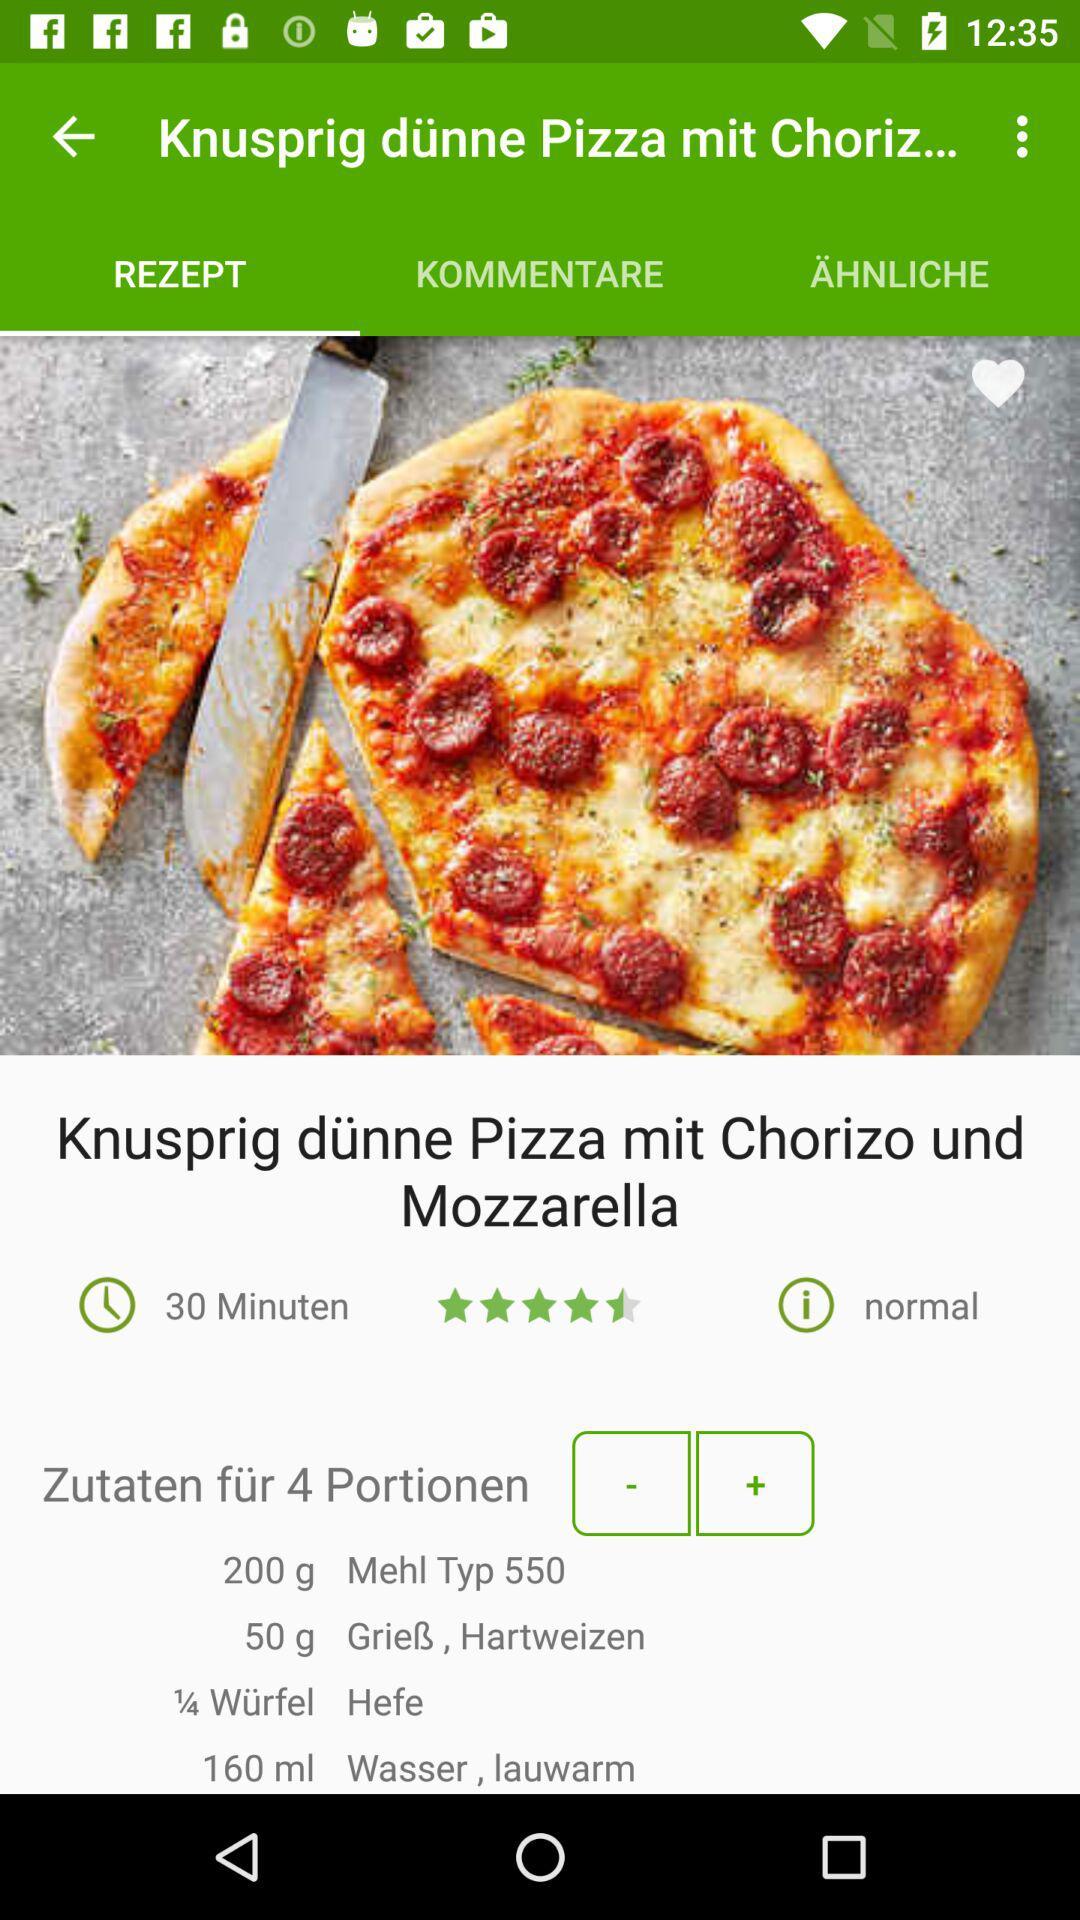 The height and width of the screenshot is (1920, 1080). What do you see at coordinates (1027, 136) in the screenshot?
I see `top right corner icon` at bounding box center [1027, 136].